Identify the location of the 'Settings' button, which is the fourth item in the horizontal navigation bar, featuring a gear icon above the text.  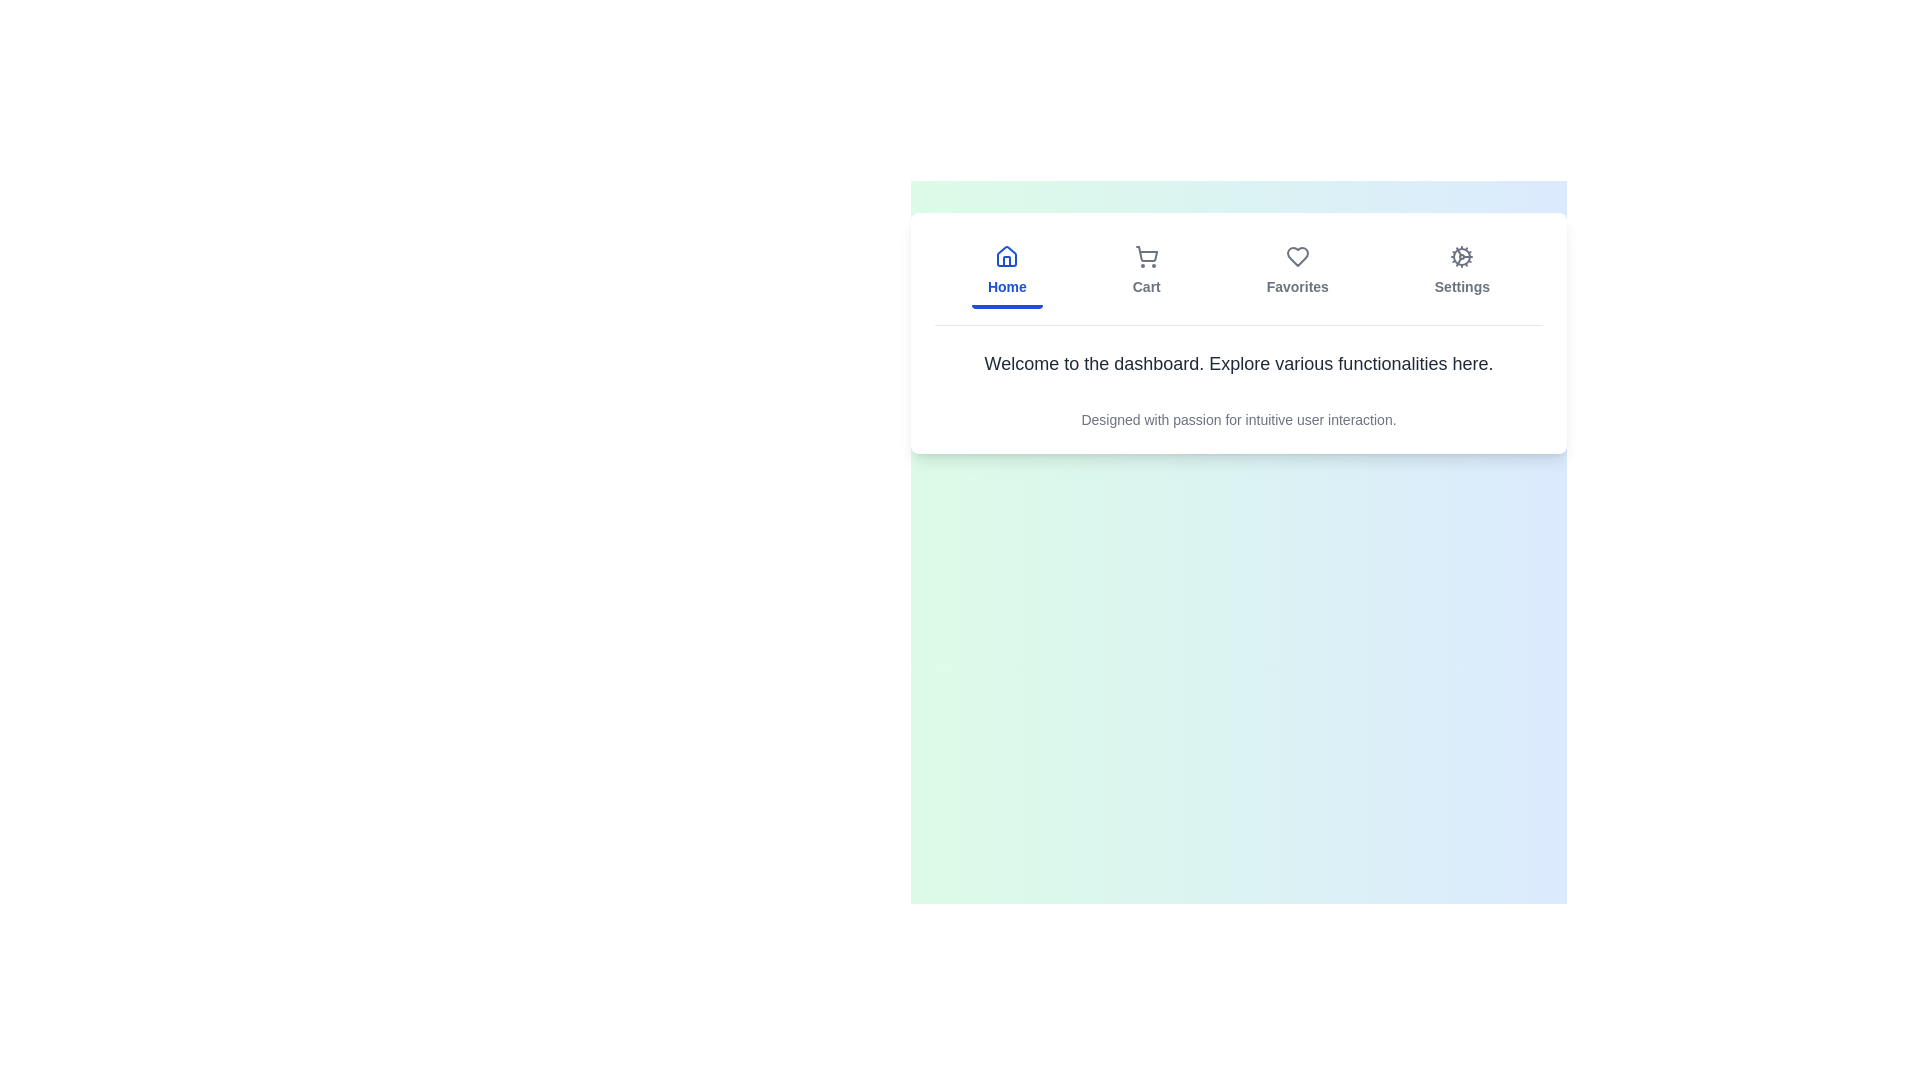
(1462, 273).